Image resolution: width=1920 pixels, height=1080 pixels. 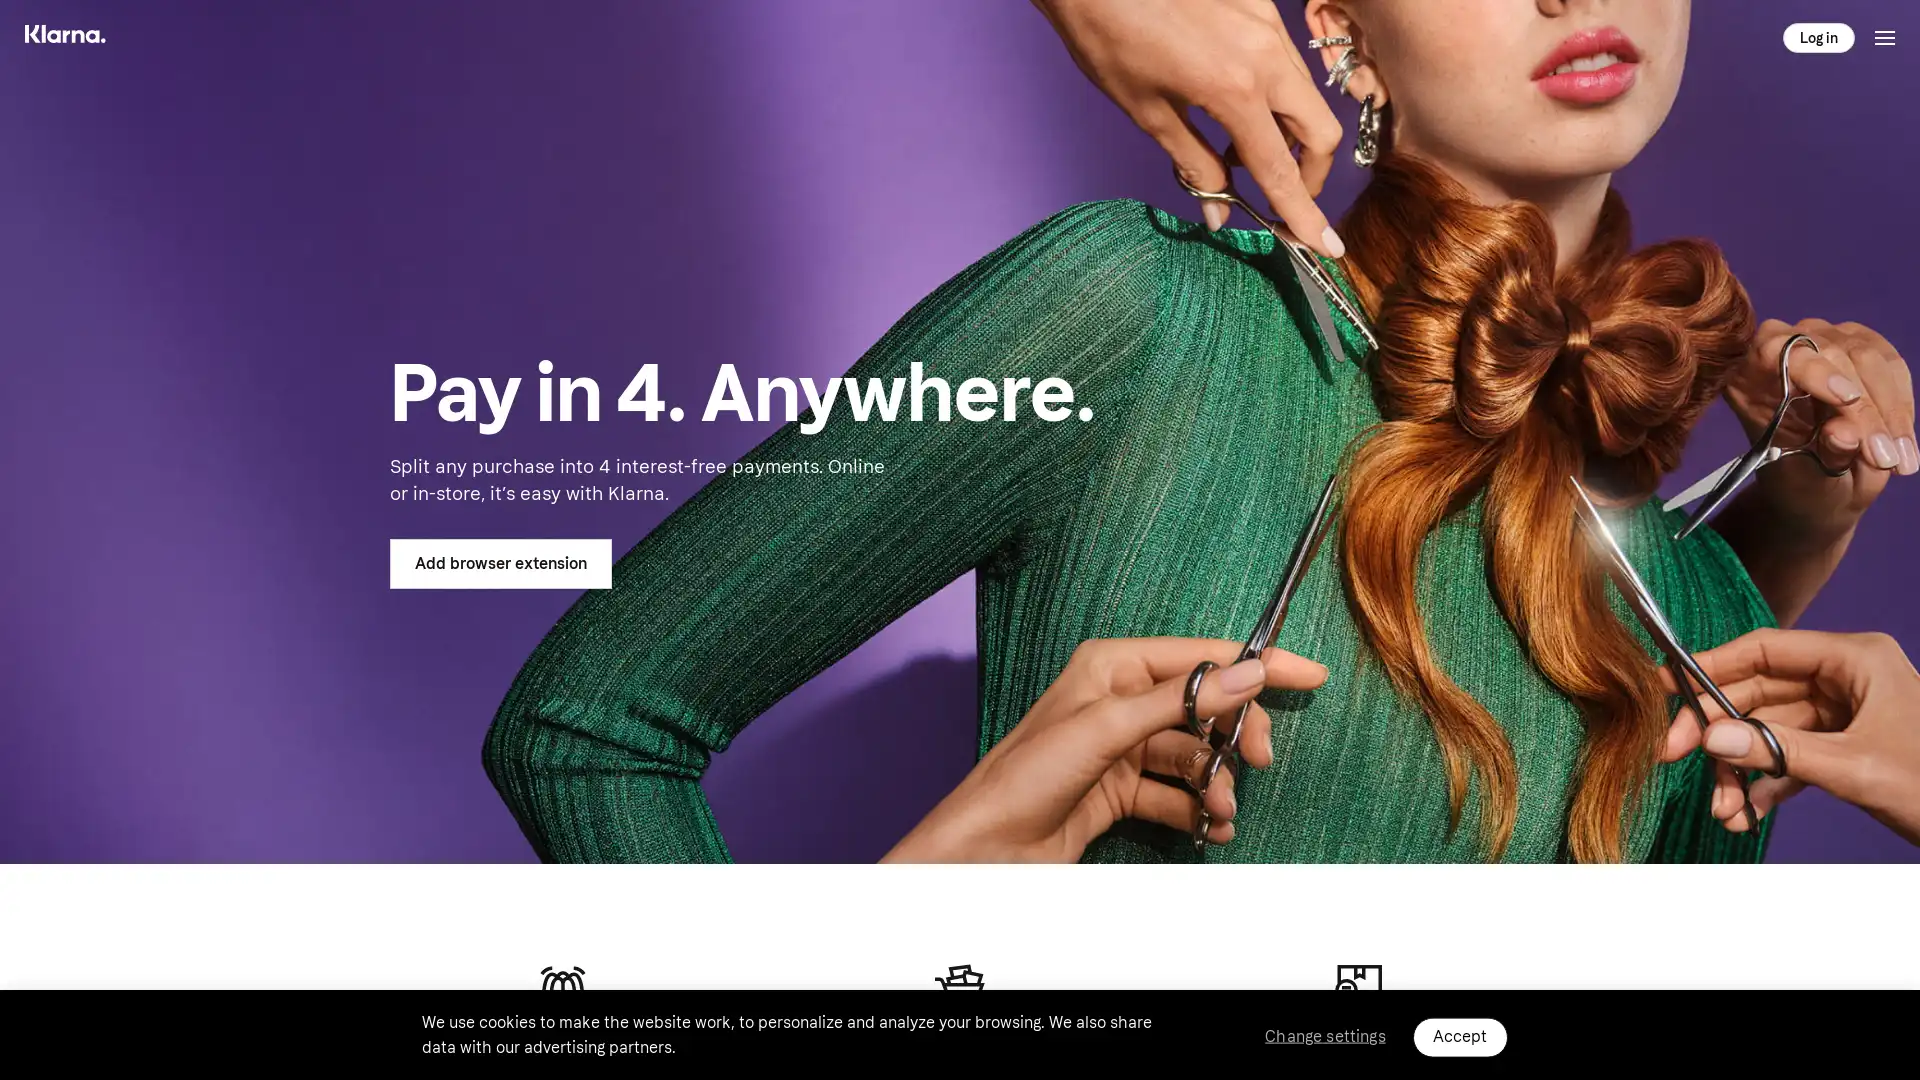 I want to click on Main menu, so click(x=81, y=37).